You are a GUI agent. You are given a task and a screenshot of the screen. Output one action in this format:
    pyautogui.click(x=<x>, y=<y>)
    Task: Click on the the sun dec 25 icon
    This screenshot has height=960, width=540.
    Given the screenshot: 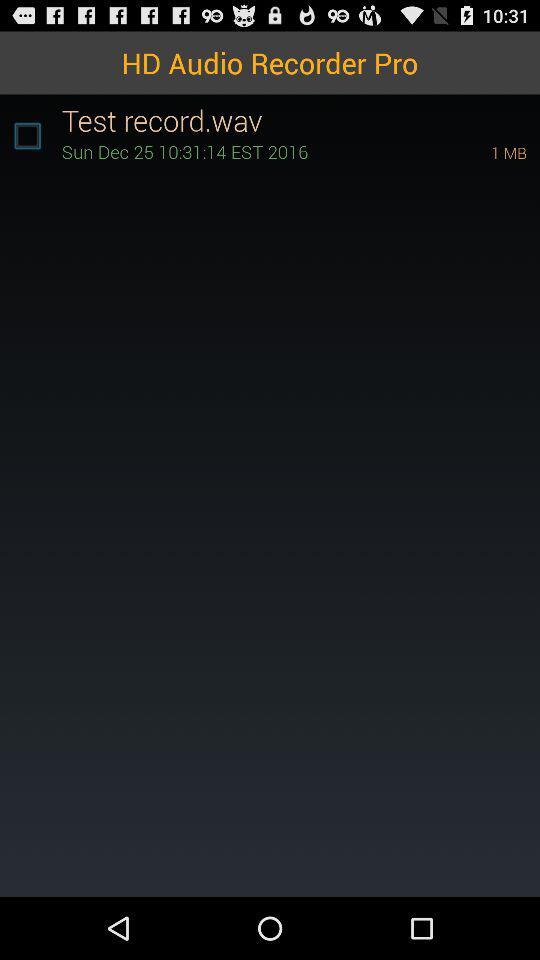 What is the action you would take?
    pyautogui.click(x=248, y=150)
    